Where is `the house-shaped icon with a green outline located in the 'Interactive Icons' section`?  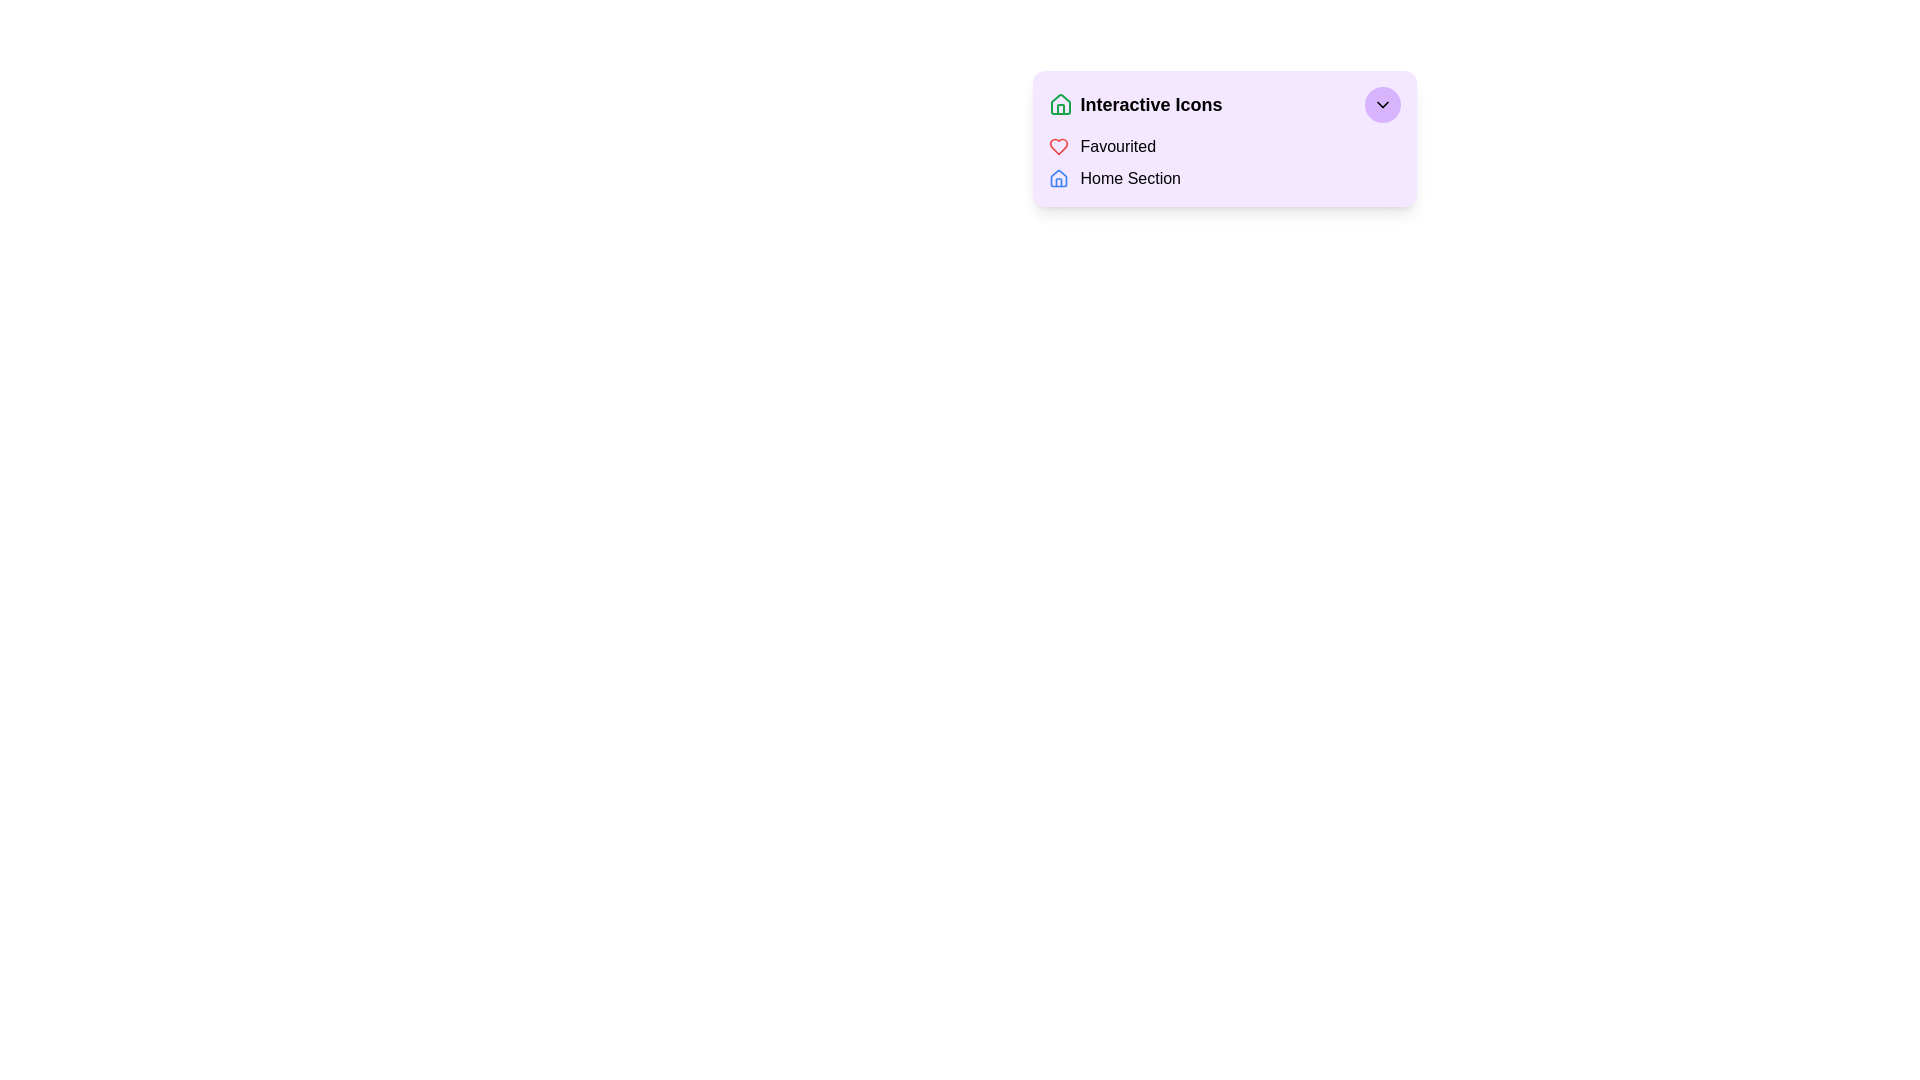 the house-shaped icon with a green outline located in the 'Interactive Icons' section is located at coordinates (1059, 104).